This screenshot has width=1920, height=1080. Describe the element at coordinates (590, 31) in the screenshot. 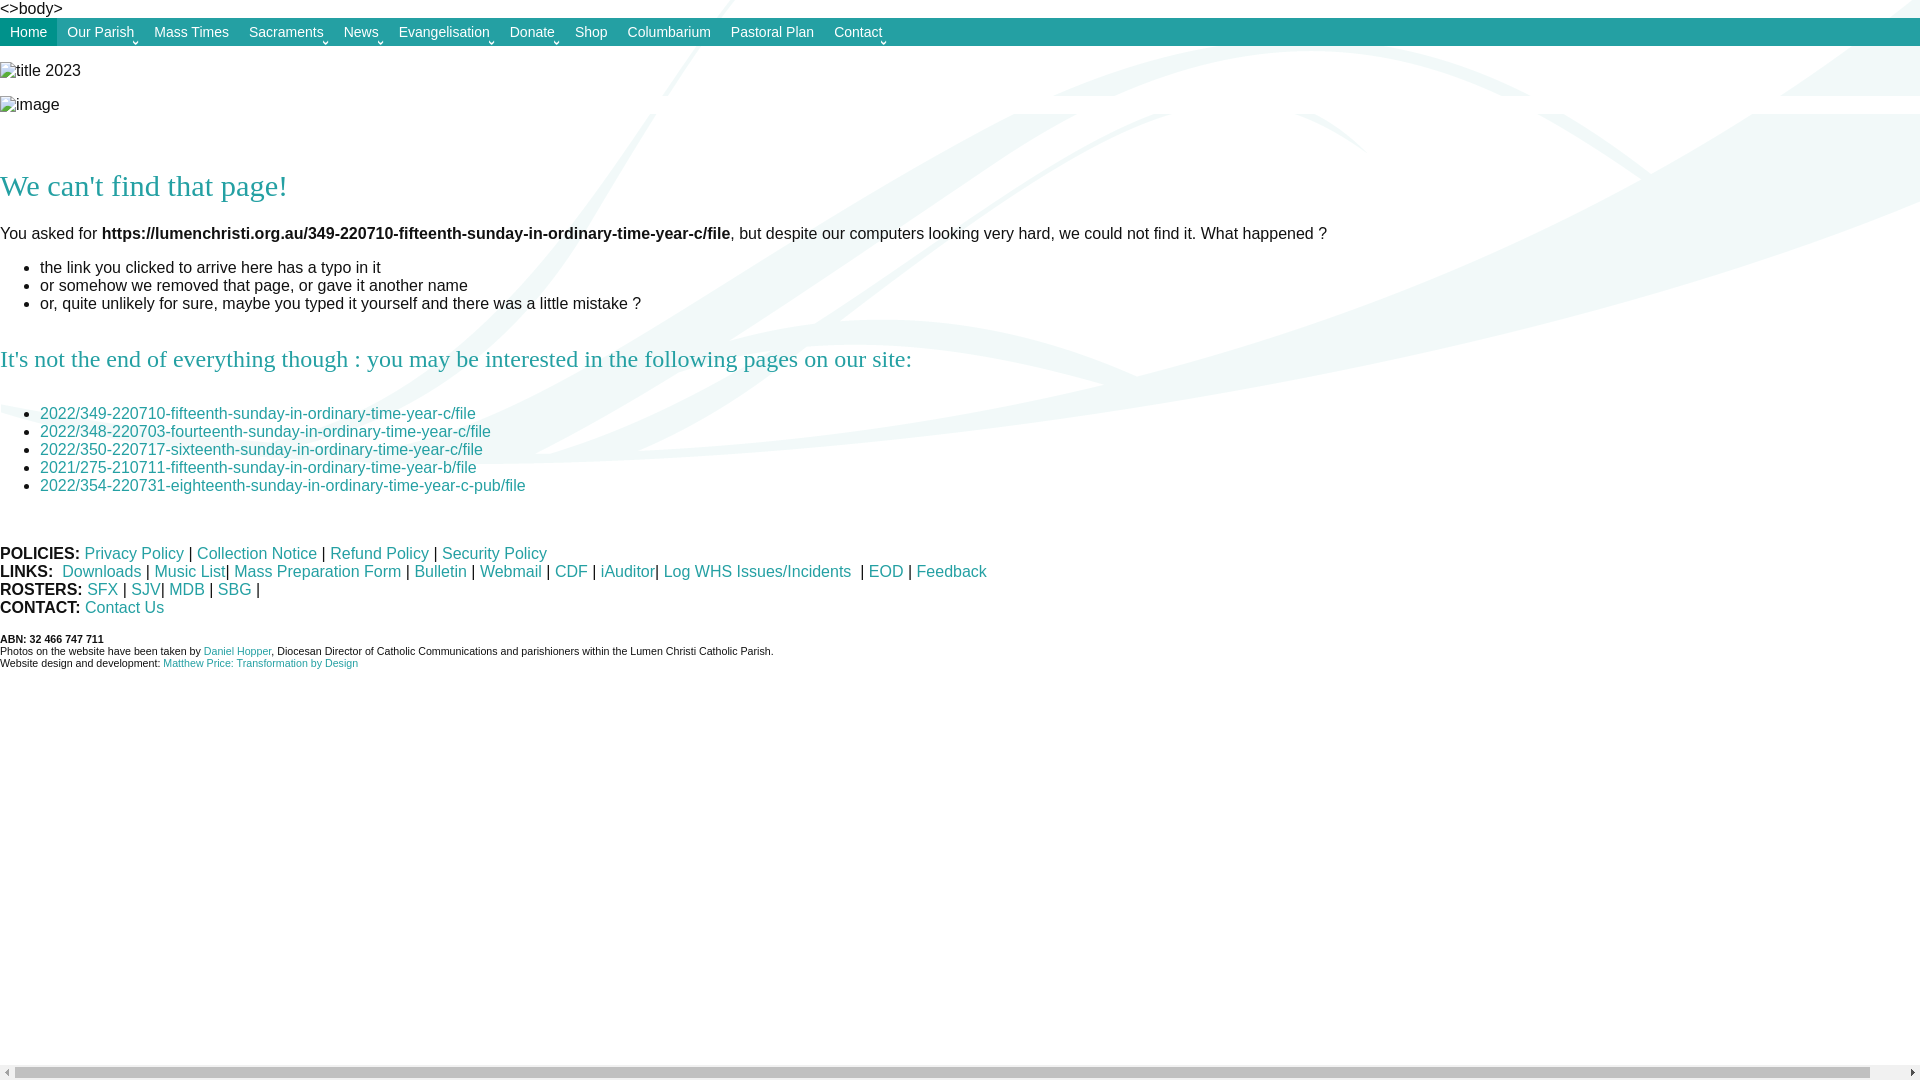

I see `'Shop'` at that location.